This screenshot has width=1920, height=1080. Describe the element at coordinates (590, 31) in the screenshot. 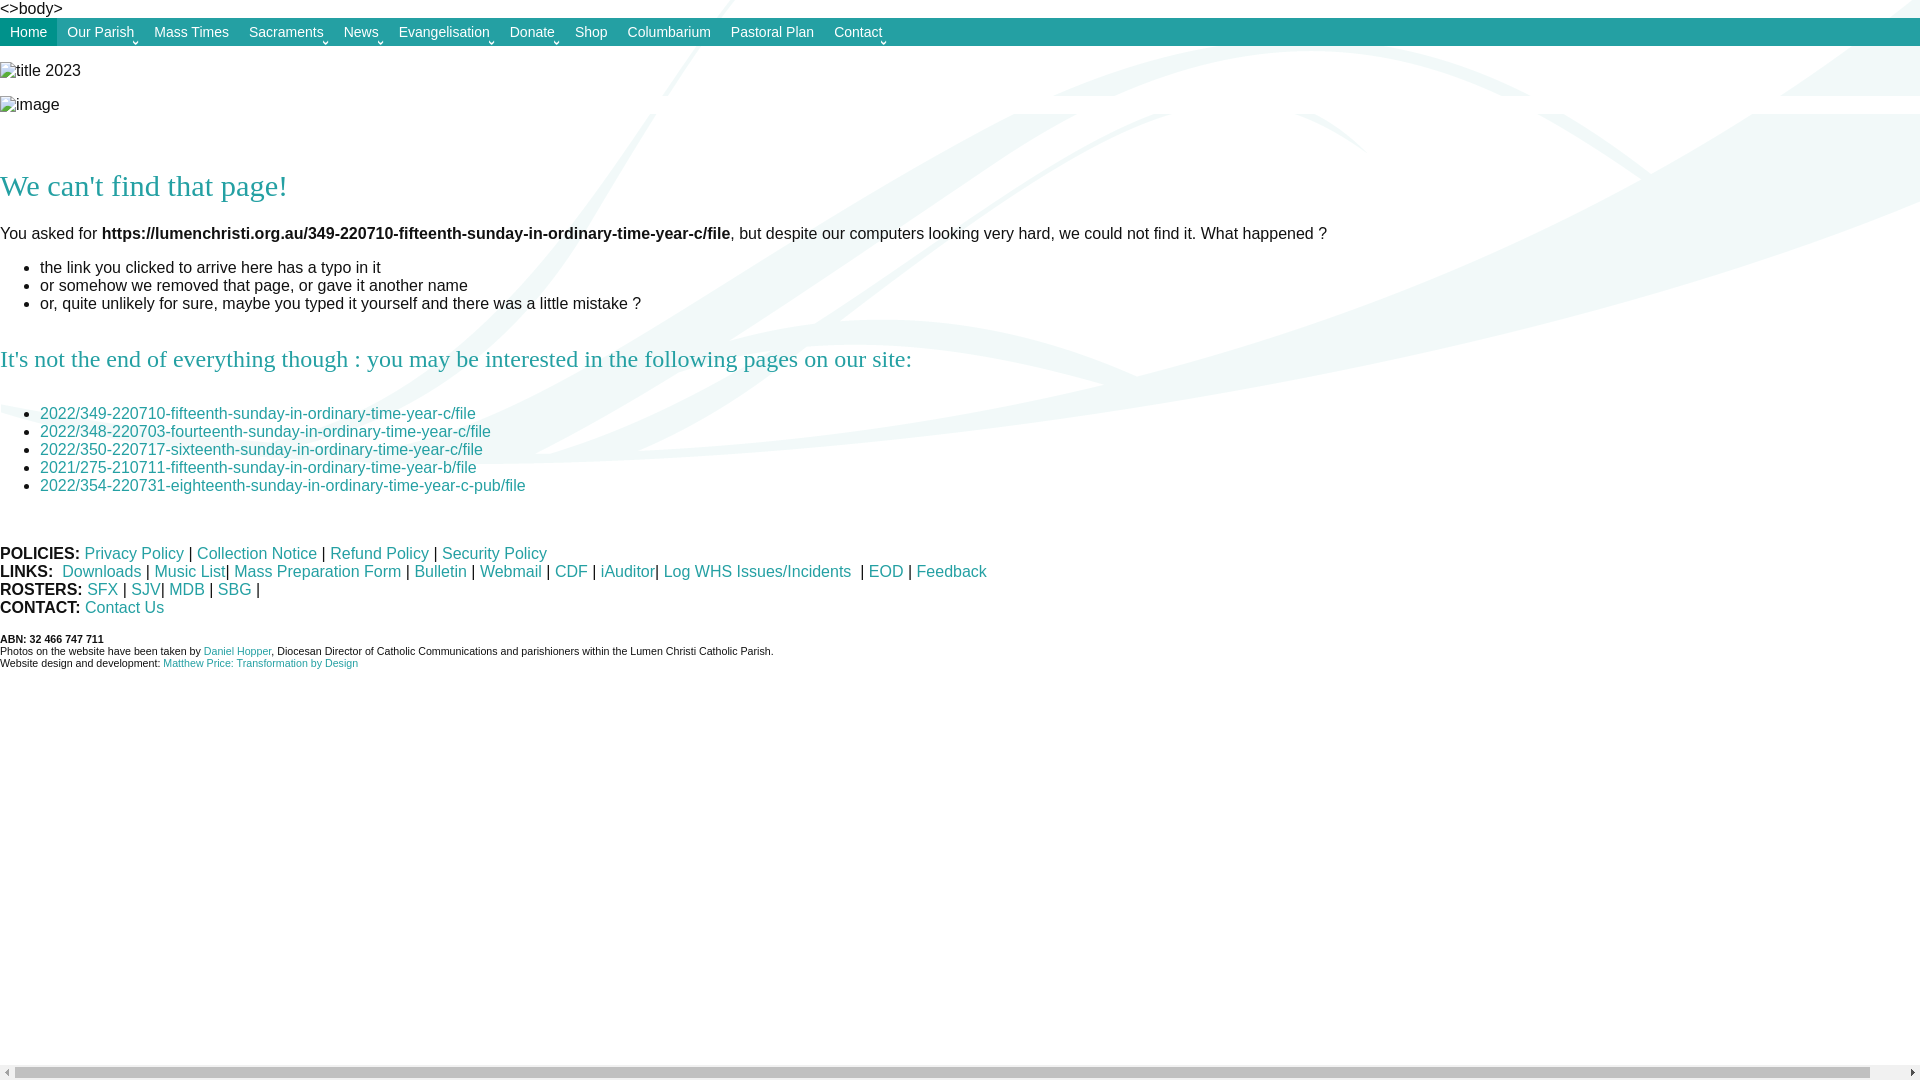

I see `'Shop'` at that location.